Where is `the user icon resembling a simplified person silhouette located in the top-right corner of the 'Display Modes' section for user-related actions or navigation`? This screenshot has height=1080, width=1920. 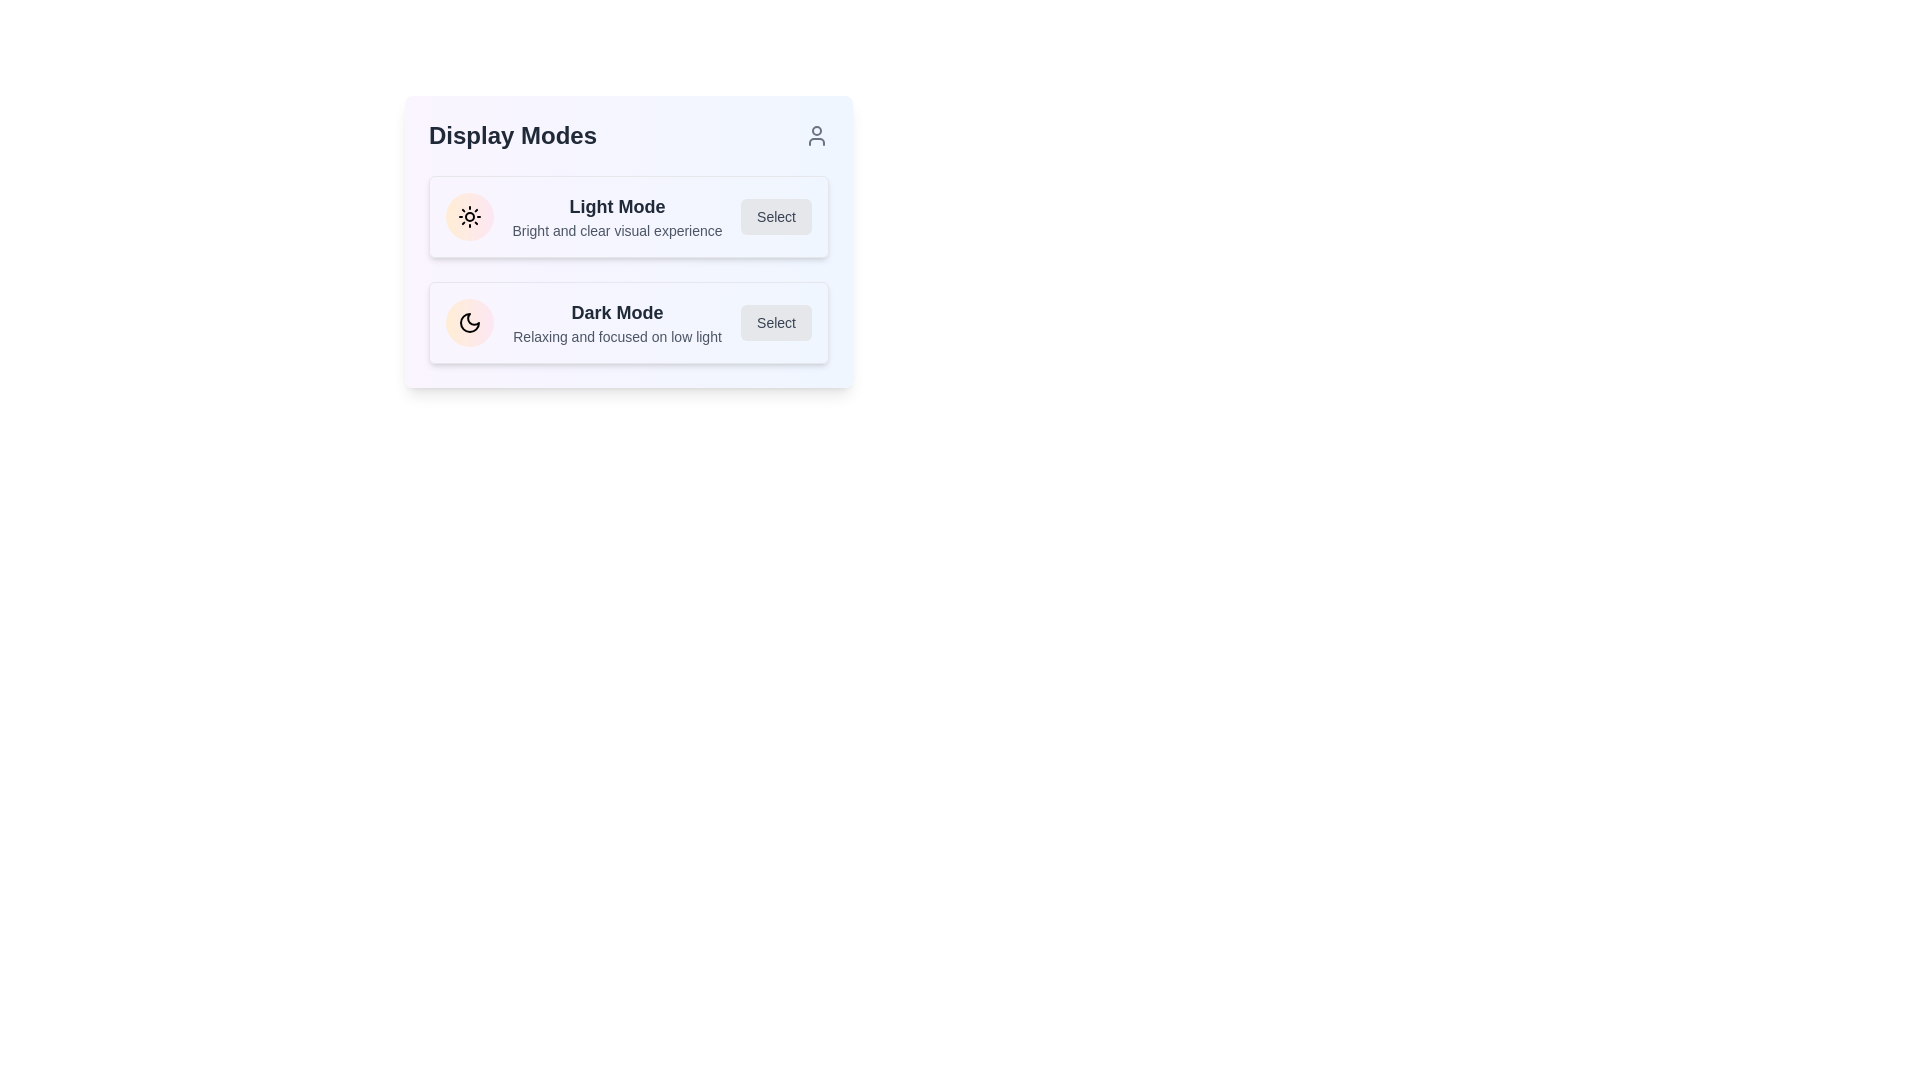
the user icon resembling a simplified person silhouette located in the top-right corner of the 'Display Modes' section for user-related actions or navigation is located at coordinates (816, 135).